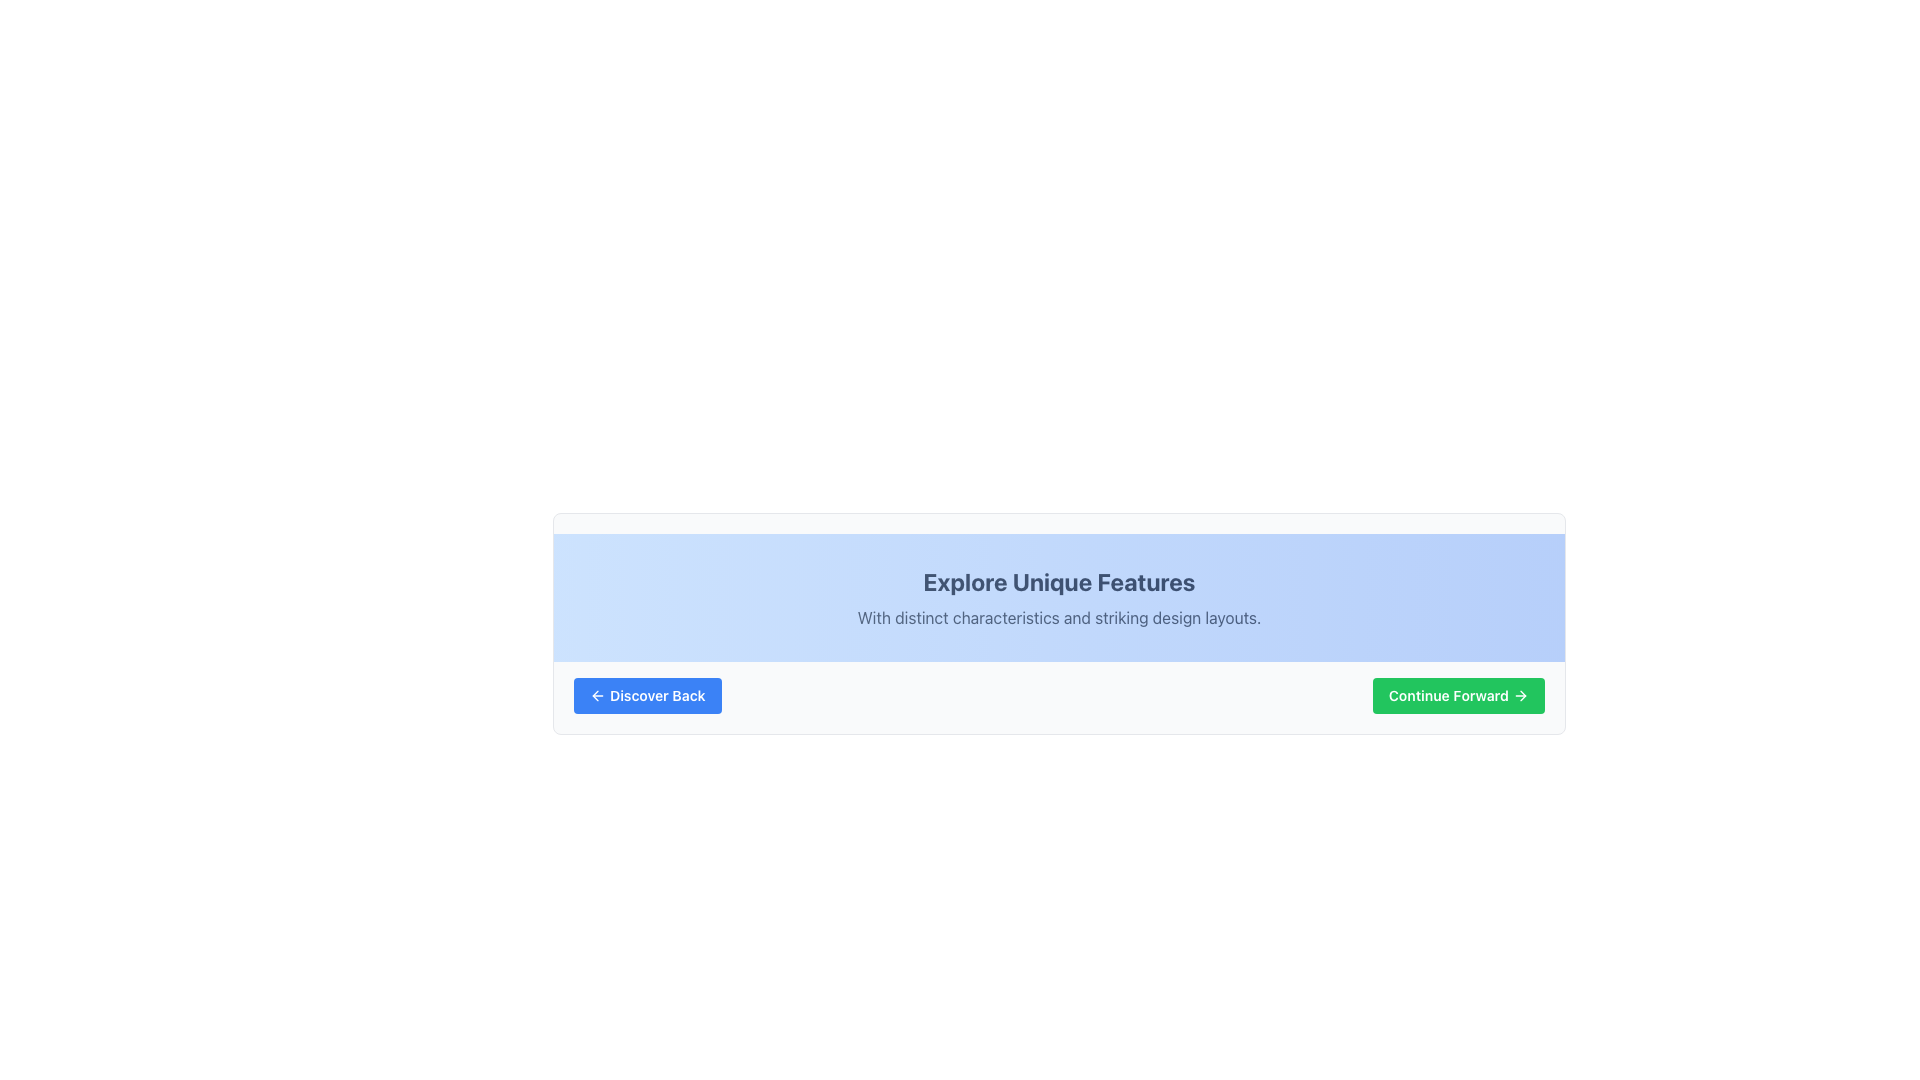 The height and width of the screenshot is (1080, 1920). I want to click on the navigation button located on the left side of the bottom pair of buttons, so click(647, 694).